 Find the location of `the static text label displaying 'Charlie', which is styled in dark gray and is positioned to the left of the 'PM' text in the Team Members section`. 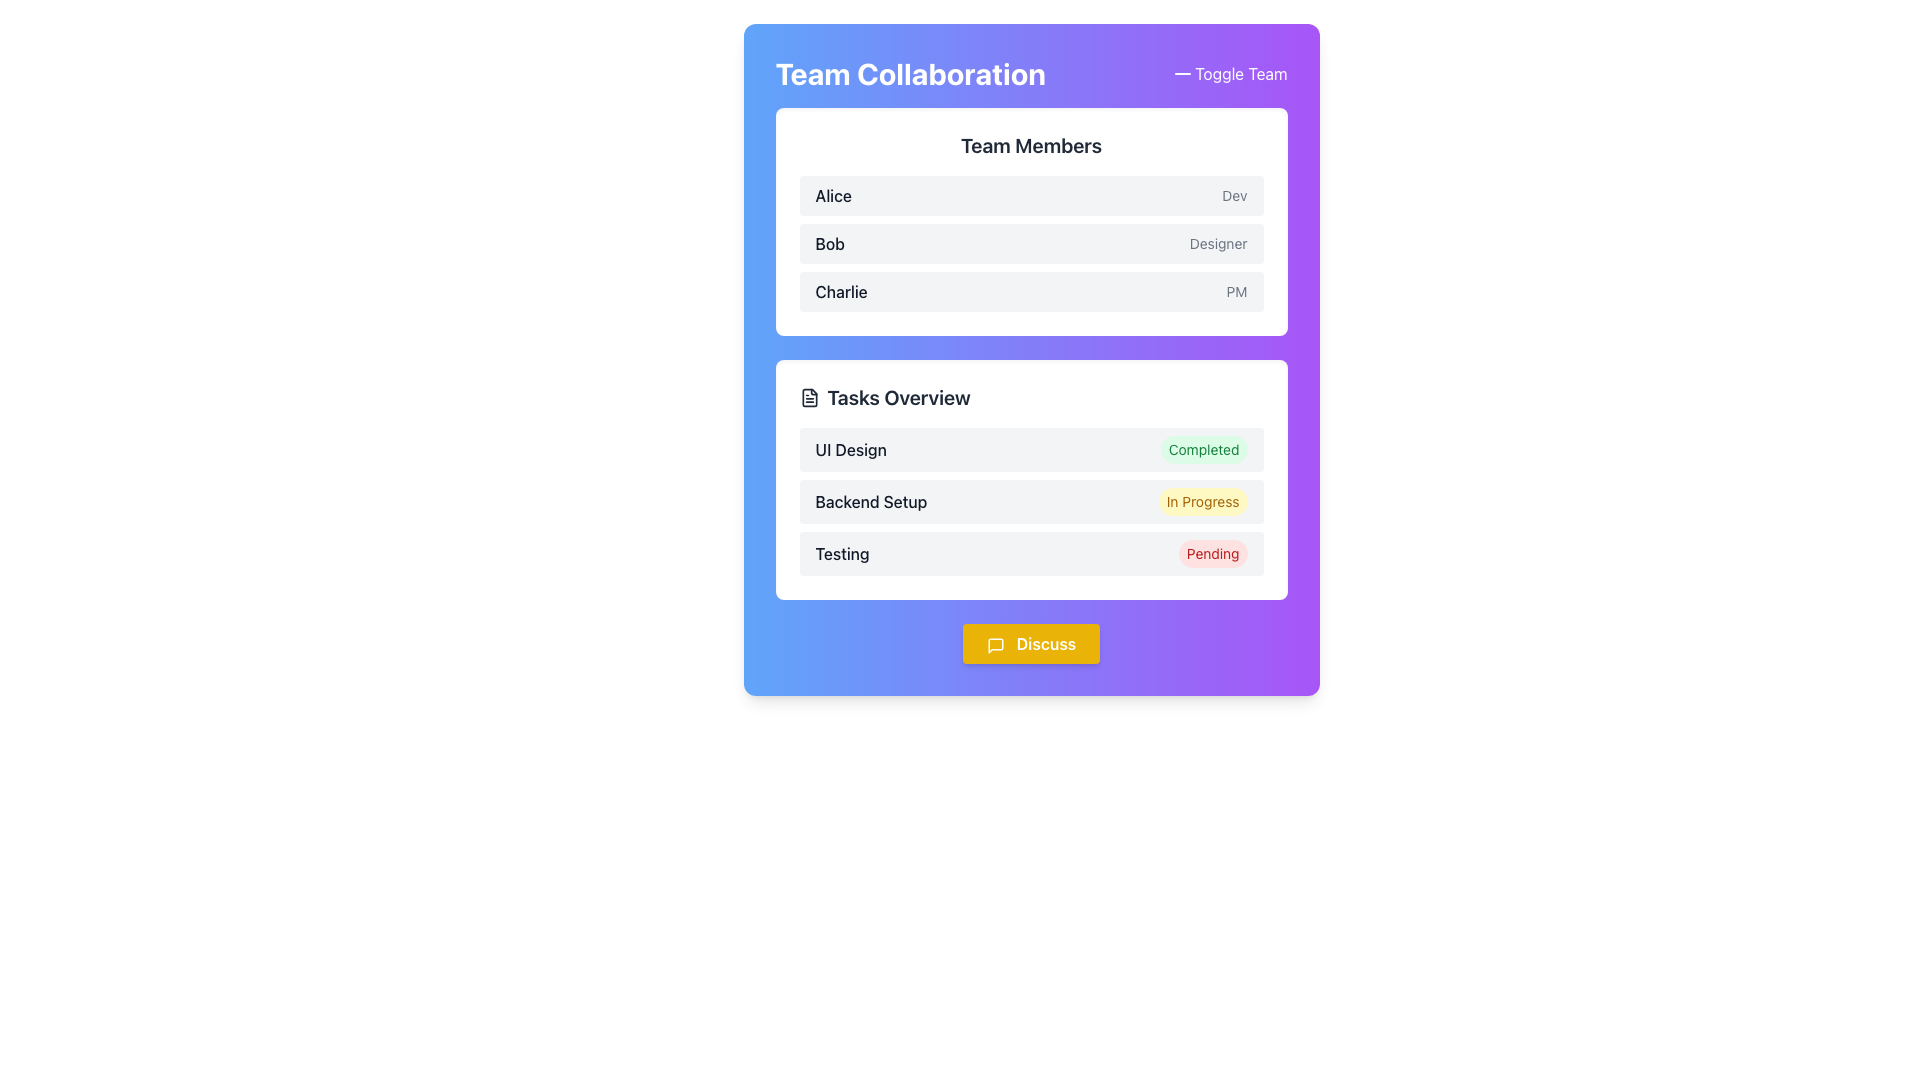

the static text label displaying 'Charlie', which is styled in dark gray and is positioned to the left of the 'PM' text in the Team Members section is located at coordinates (841, 292).